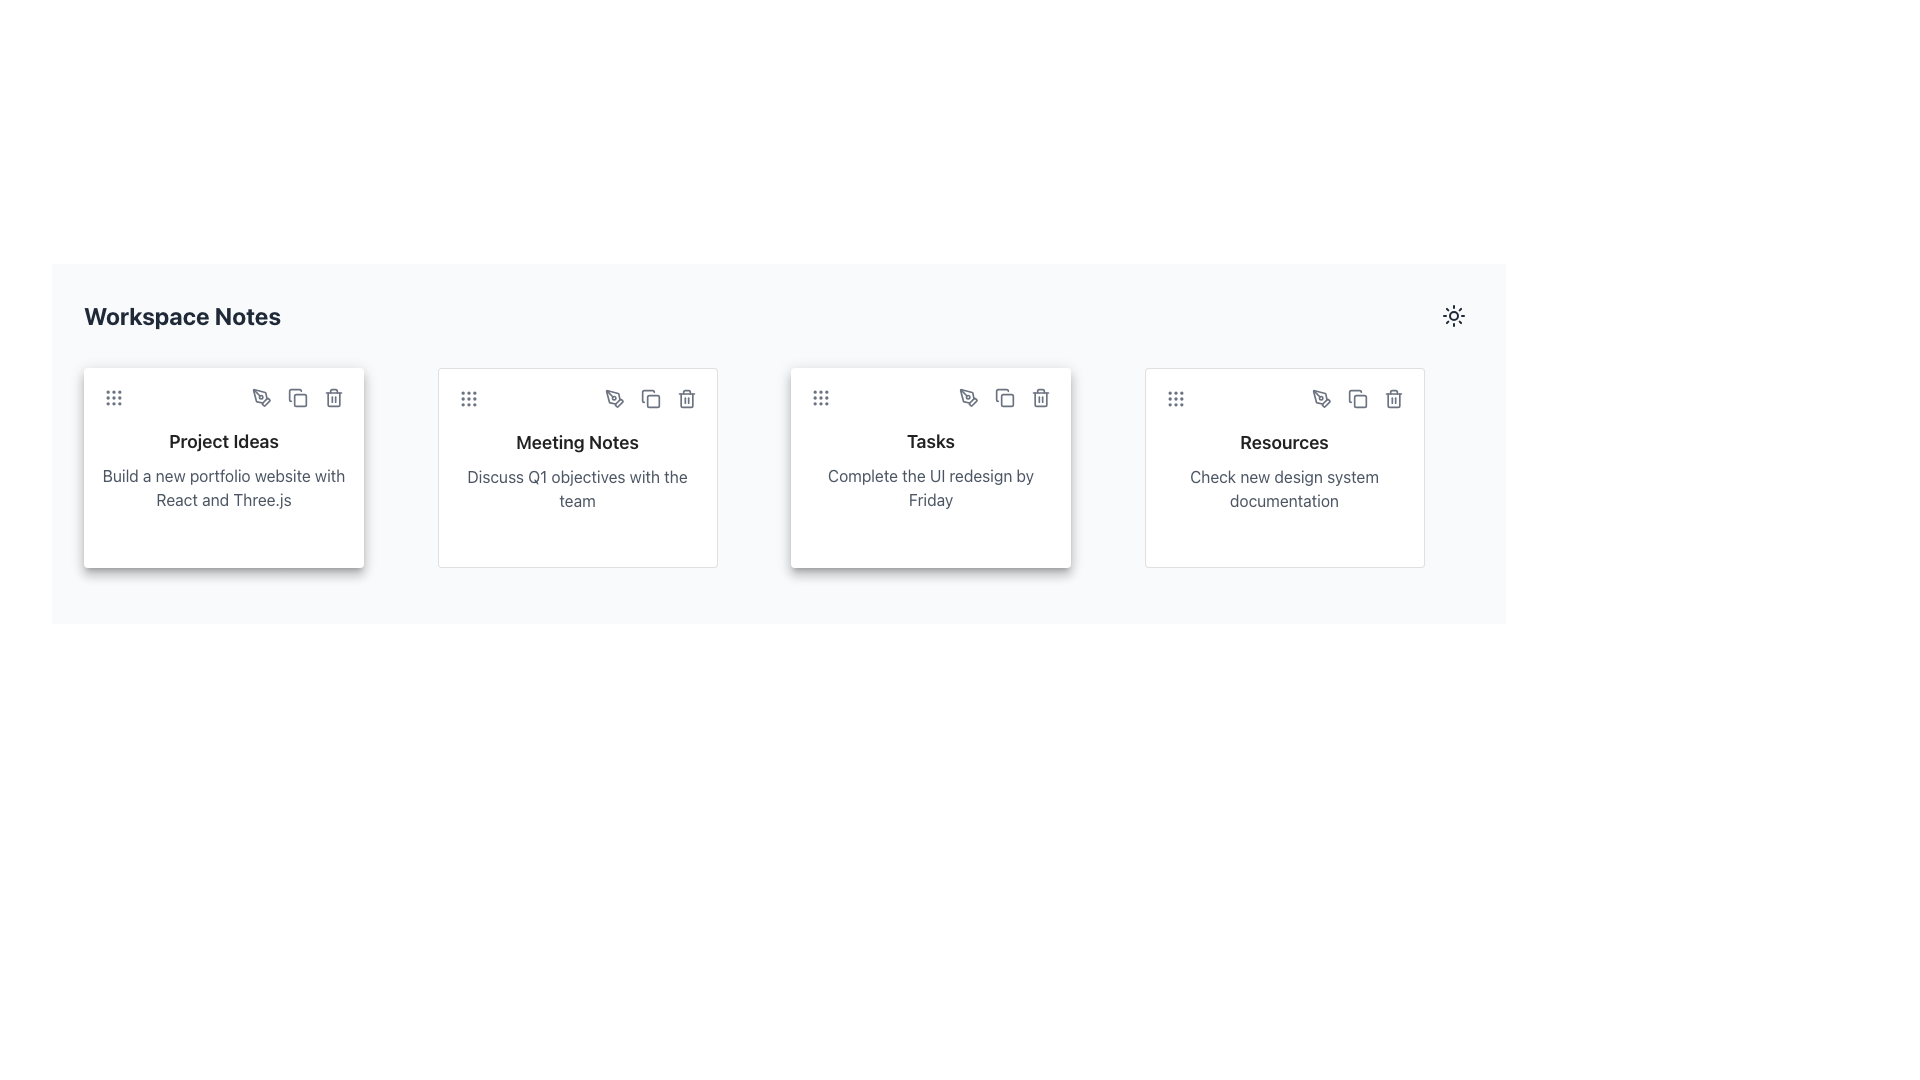 This screenshot has width=1920, height=1080. Describe the element at coordinates (467, 398) in the screenshot. I see `the gray icon with a grid-like pattern of nine small circles arranged in a 3x3 matrix located at the top-left corner of the 'Meeting Notes' card` at that location.